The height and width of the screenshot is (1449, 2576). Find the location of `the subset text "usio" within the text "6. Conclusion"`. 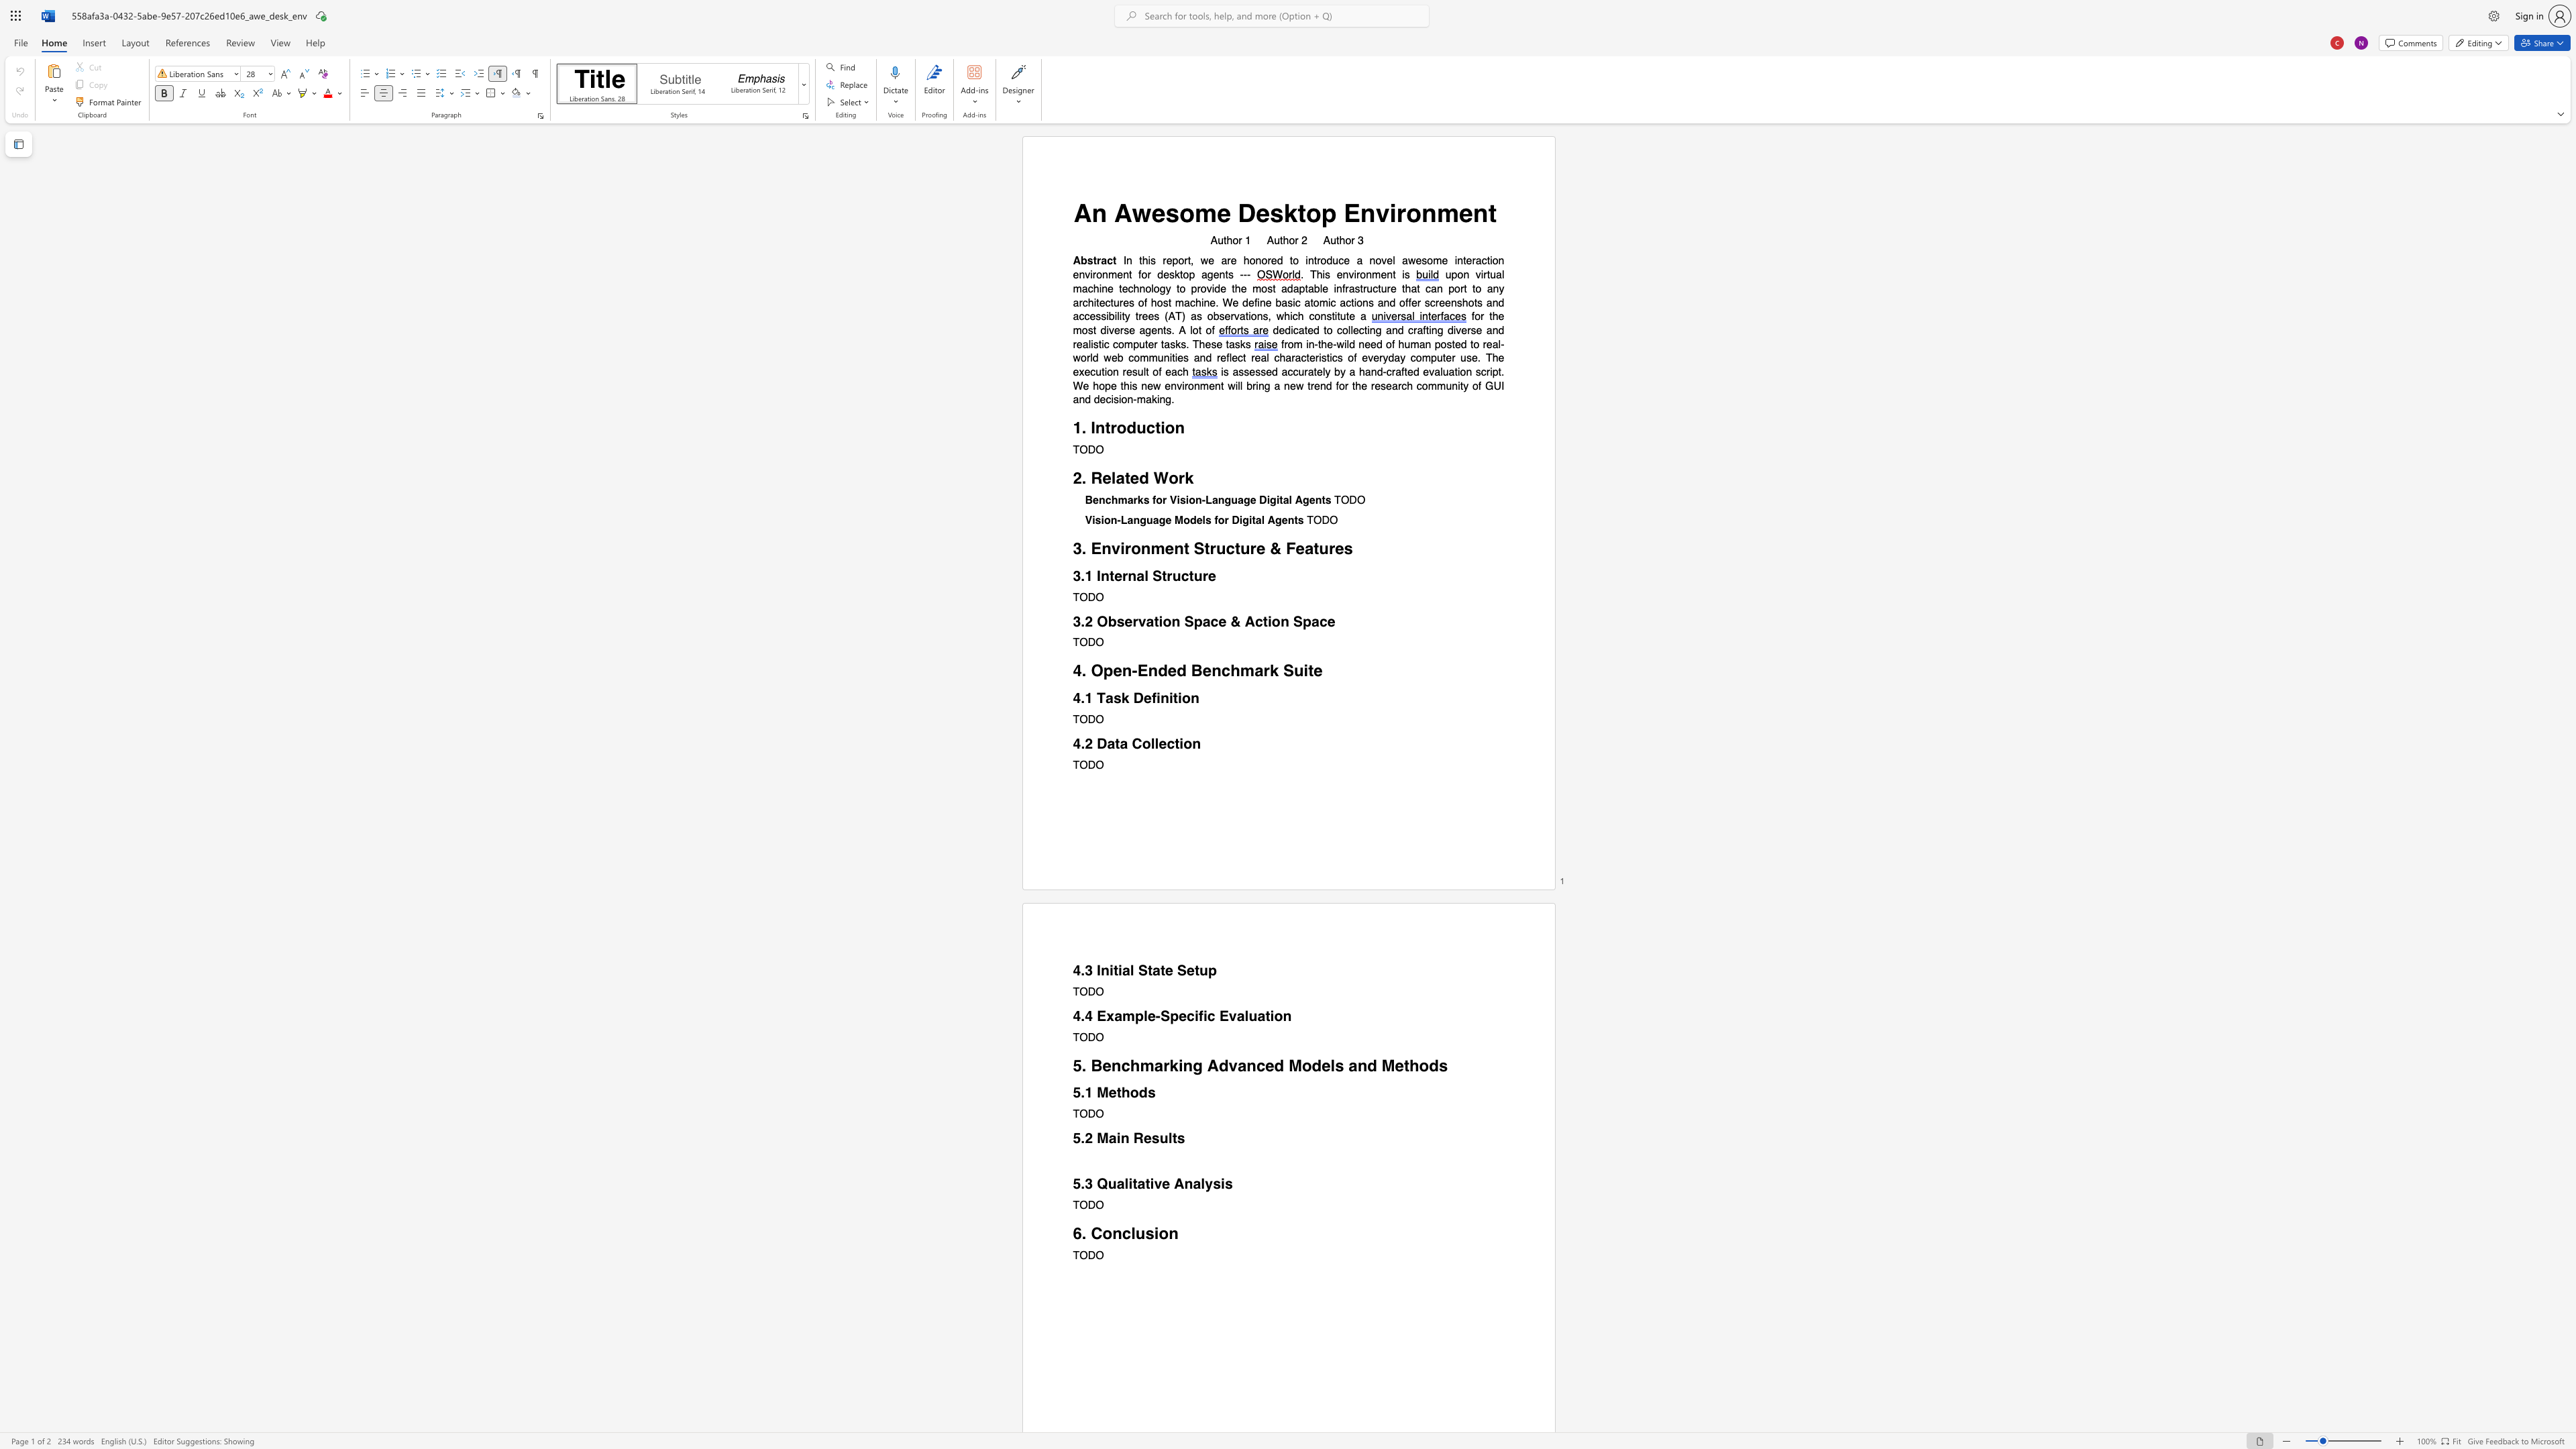

the subset text "usio" within the text "6. Conclusion" is located at coordinates (1134, 1232).